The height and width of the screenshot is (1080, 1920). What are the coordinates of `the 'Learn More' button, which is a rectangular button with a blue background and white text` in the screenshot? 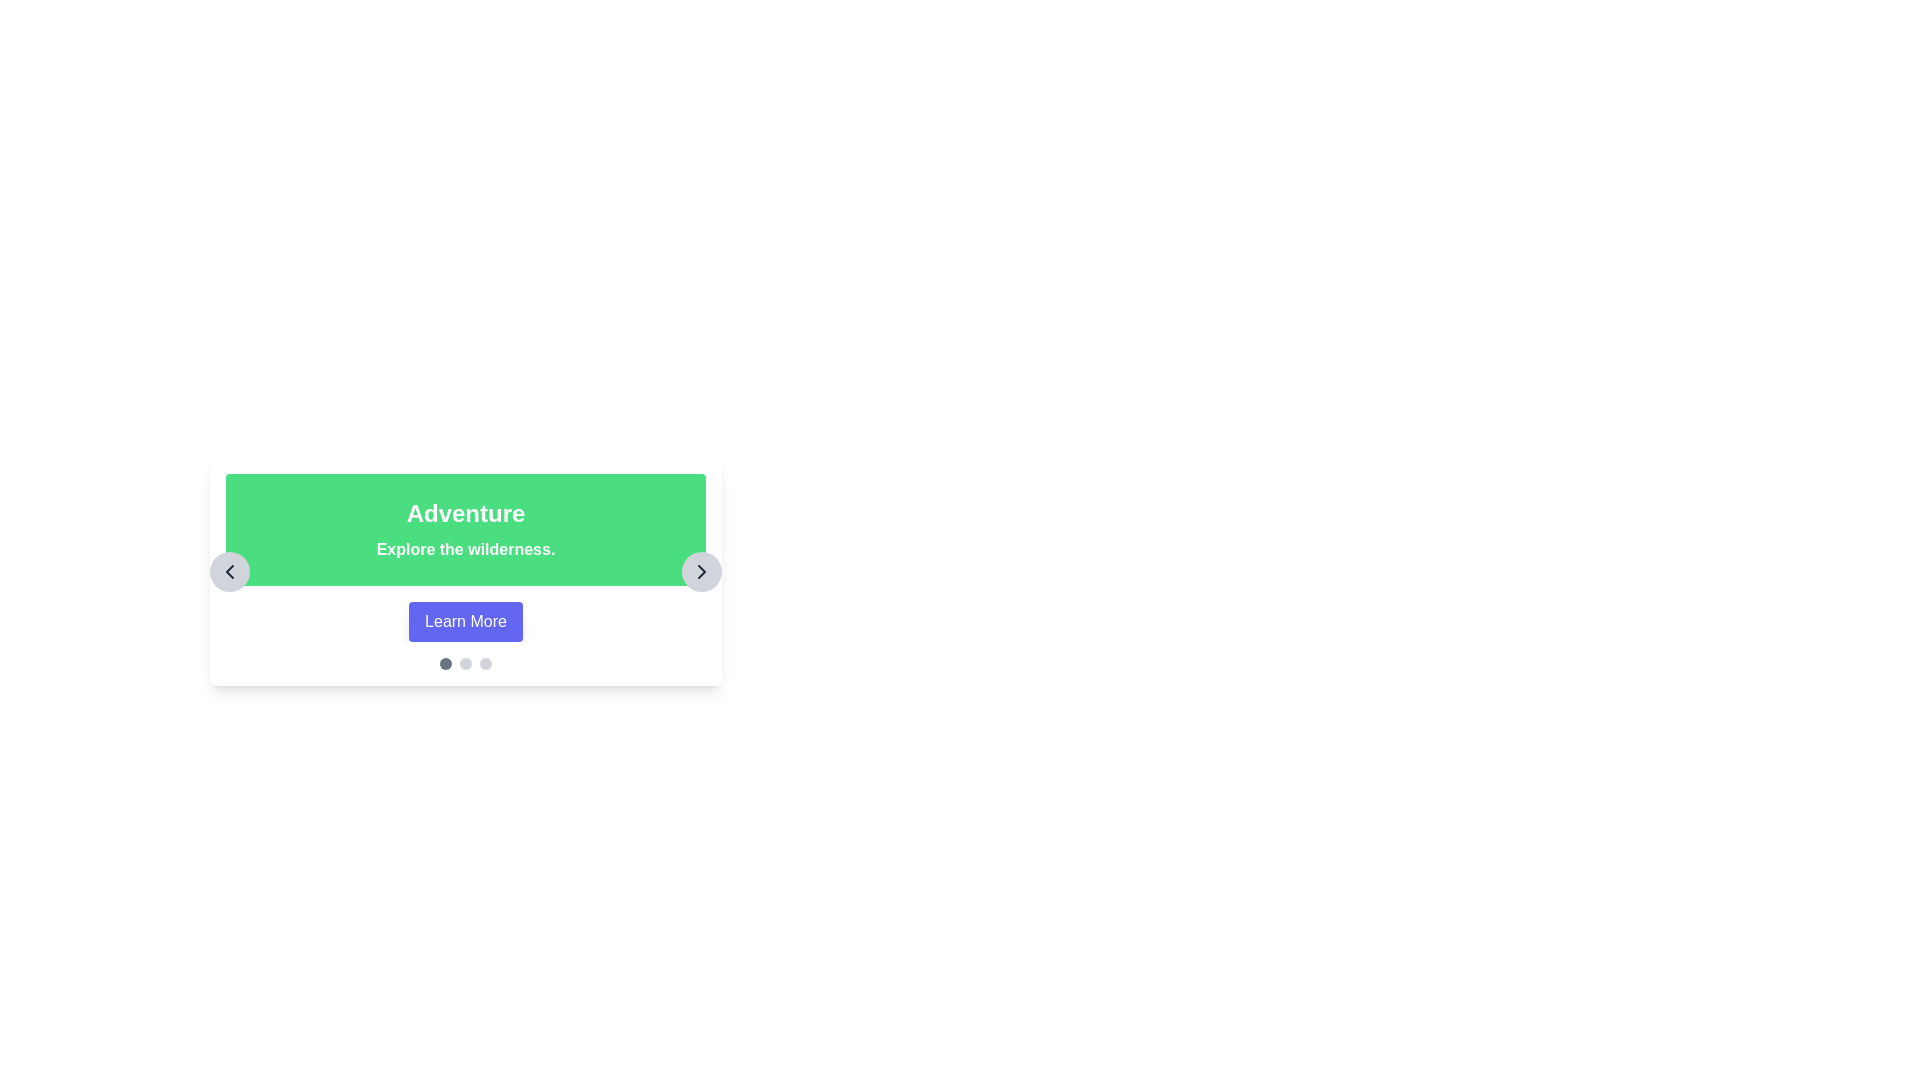 It's located at (464, 620).